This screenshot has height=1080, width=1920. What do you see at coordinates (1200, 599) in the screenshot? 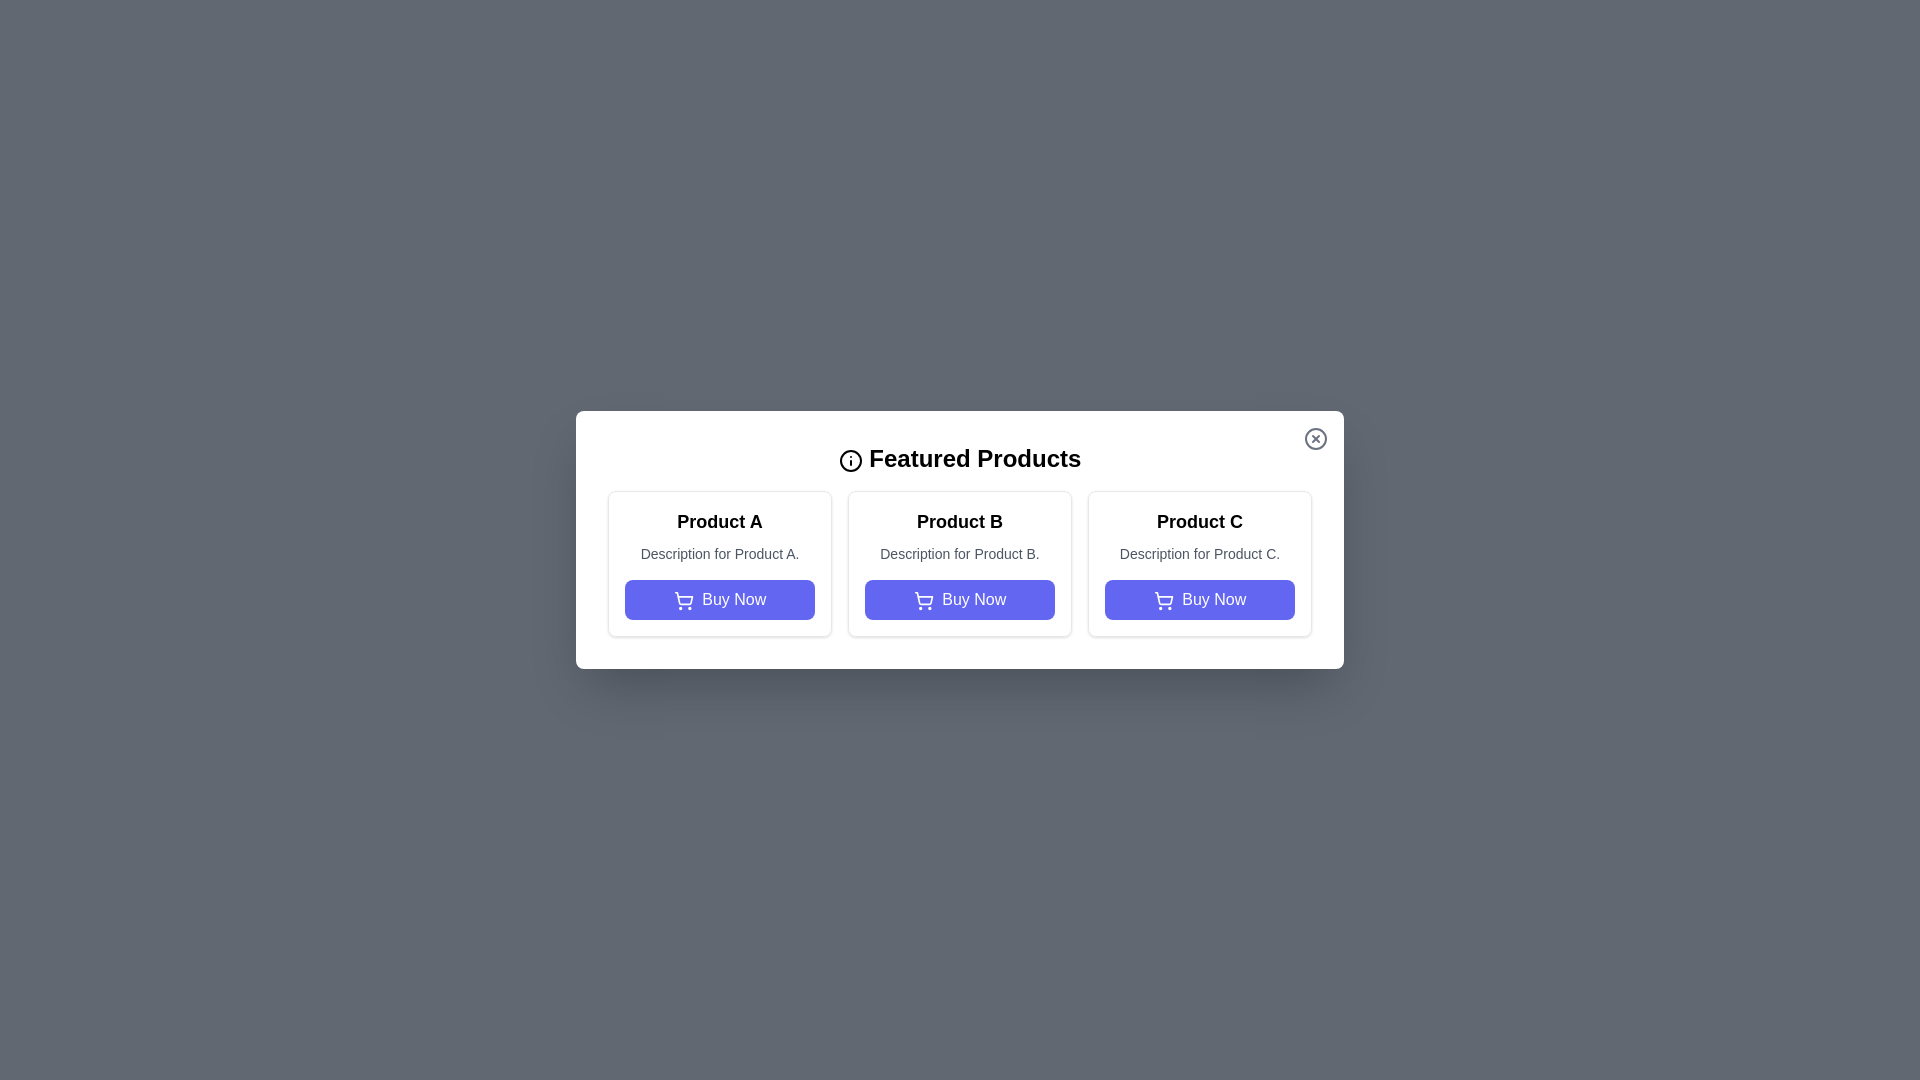
I see `the 'Buy Now' button for Product C` at bounding box center [1200, 599].